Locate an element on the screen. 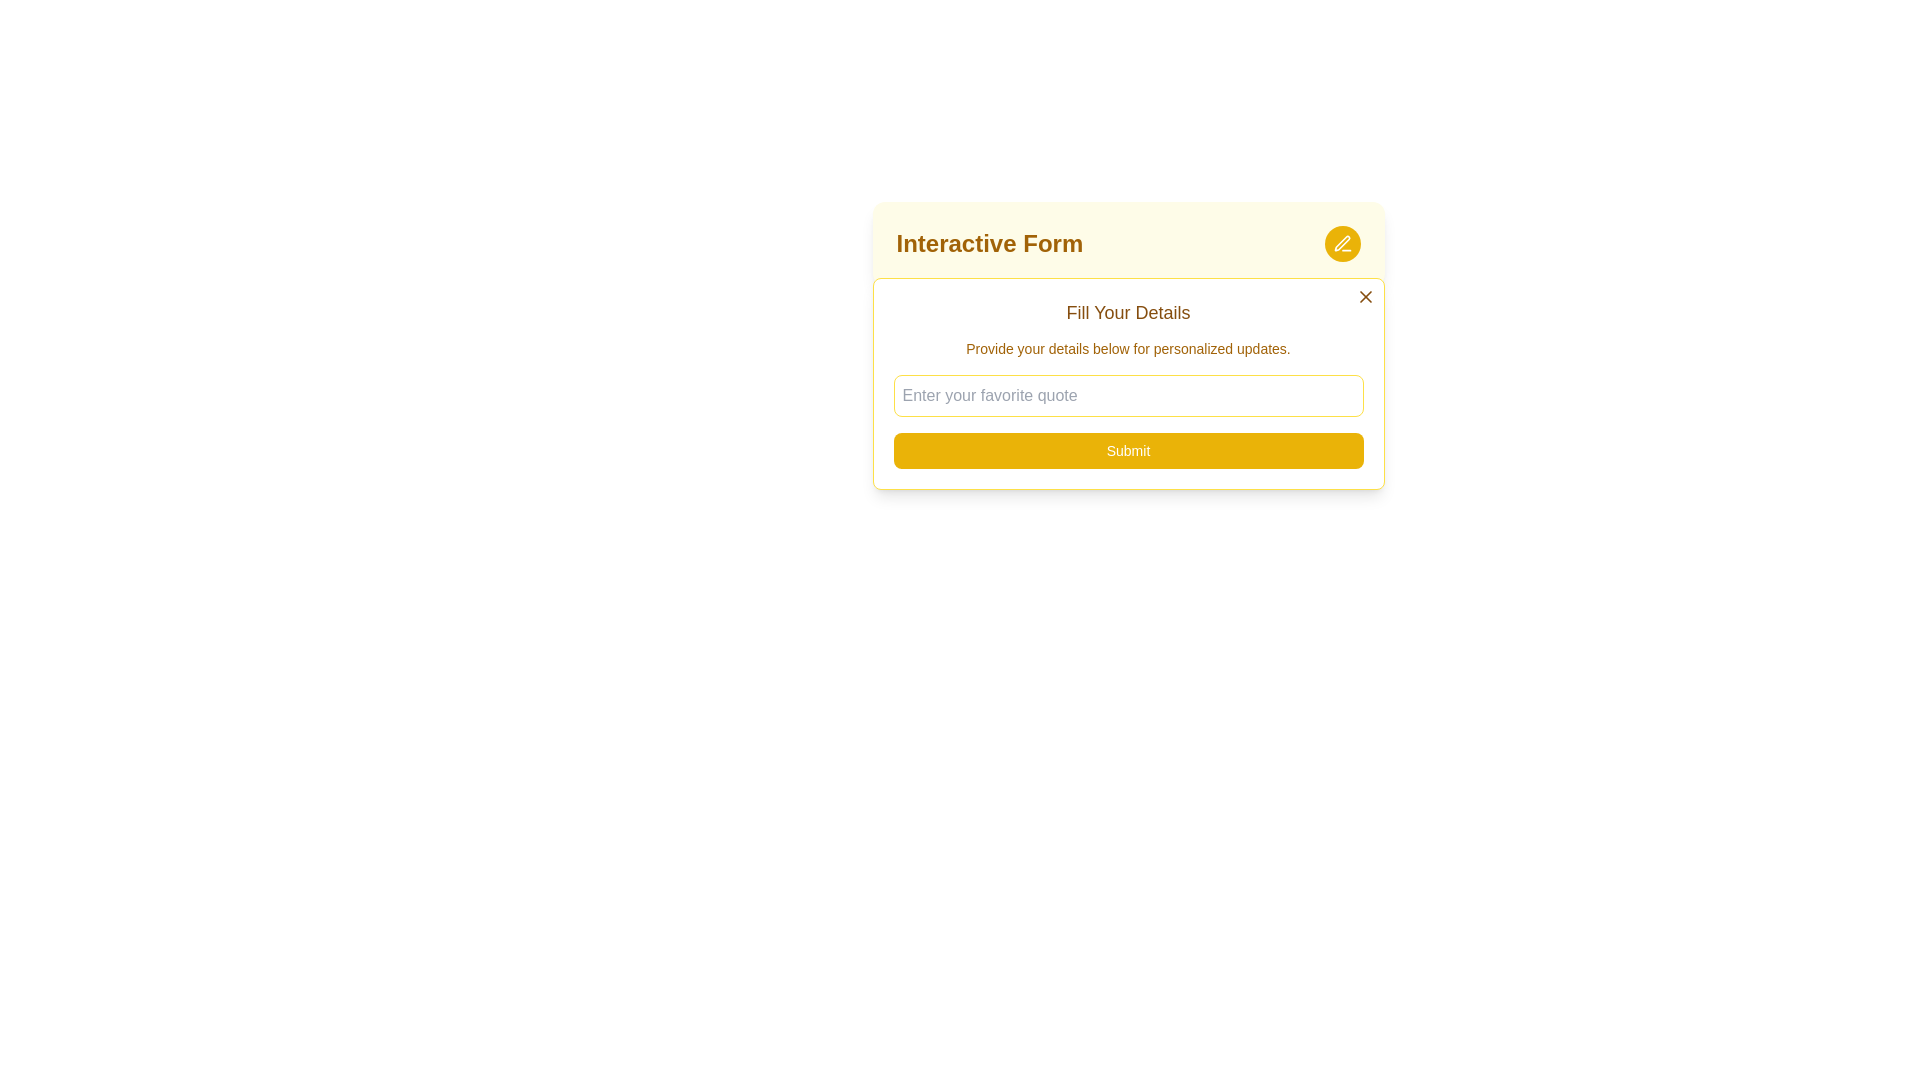 The width and height of the screenshot is (1920, 1080). the 'Submit' button with a yellow background and white text is located at coordinates (1128, 451).